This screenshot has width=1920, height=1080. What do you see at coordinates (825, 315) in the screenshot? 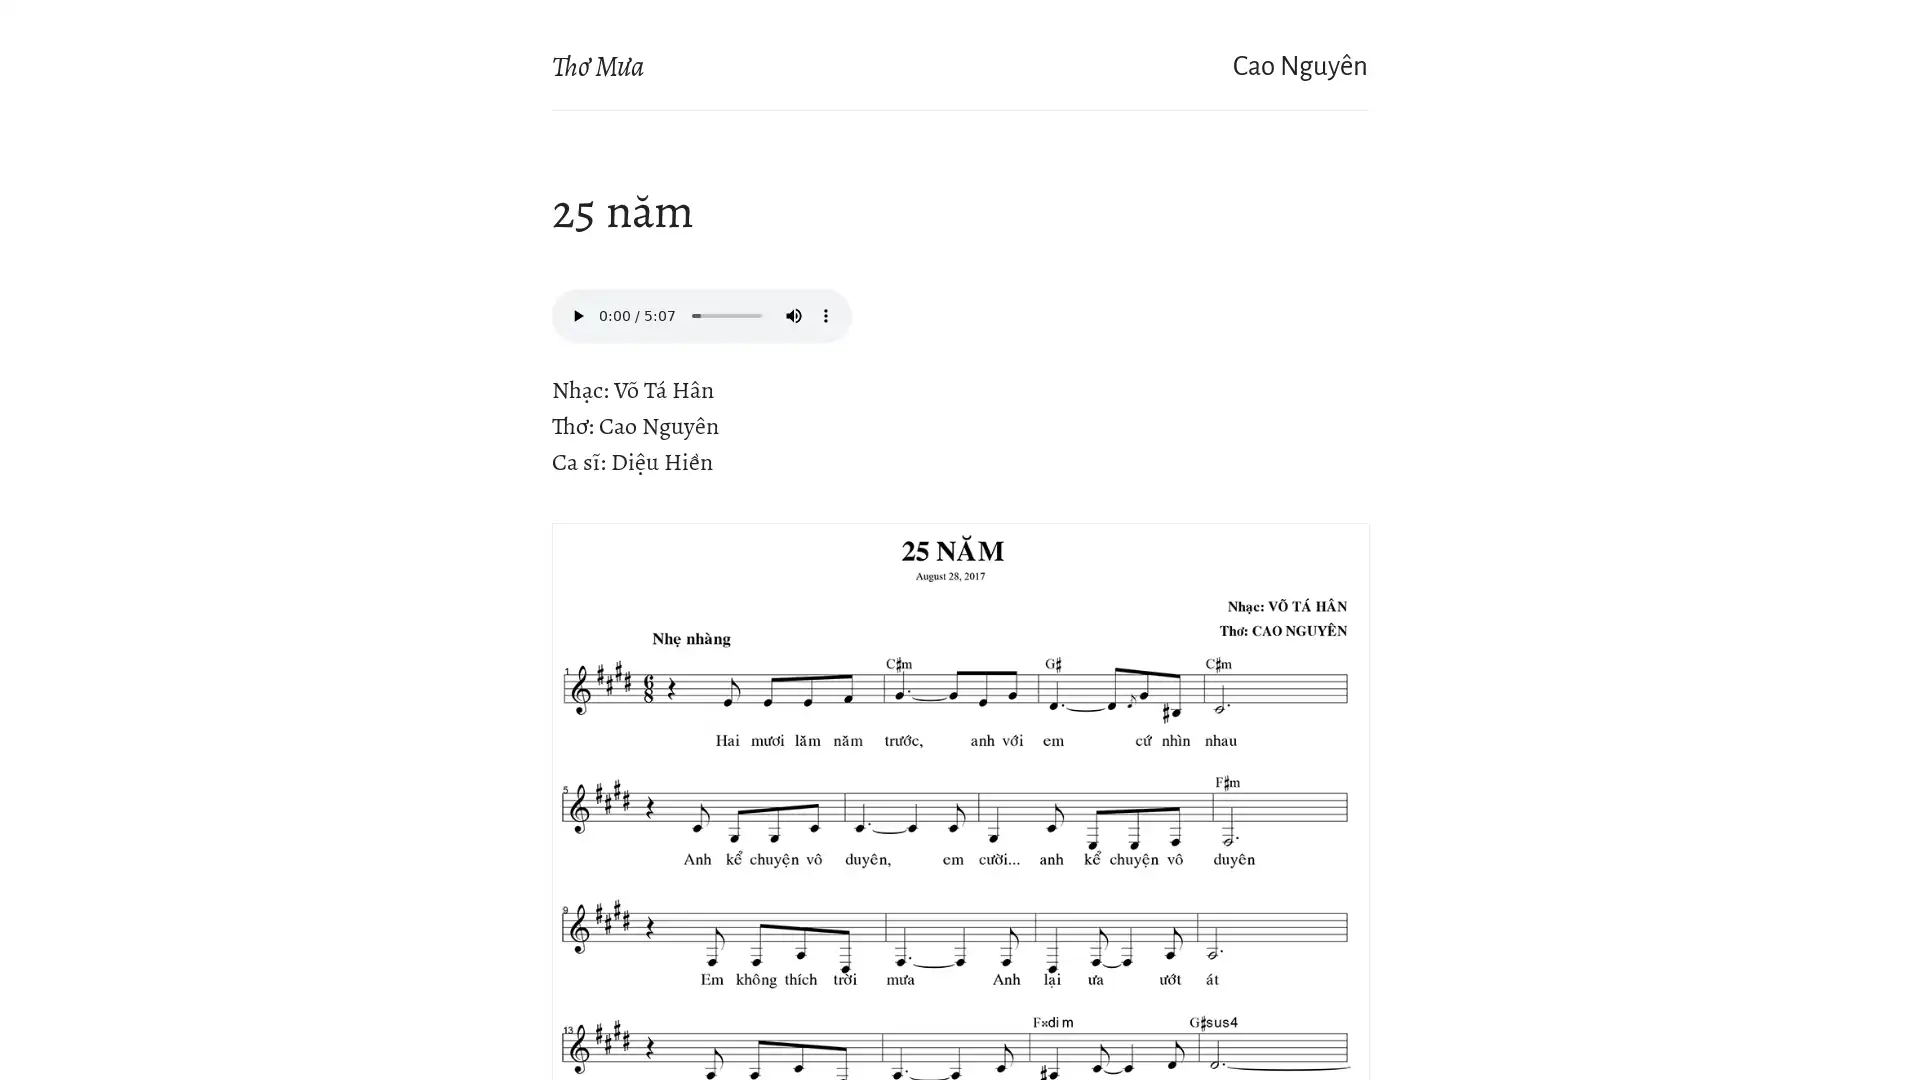
I see `show more media controls` at bounding box center [825, 315].